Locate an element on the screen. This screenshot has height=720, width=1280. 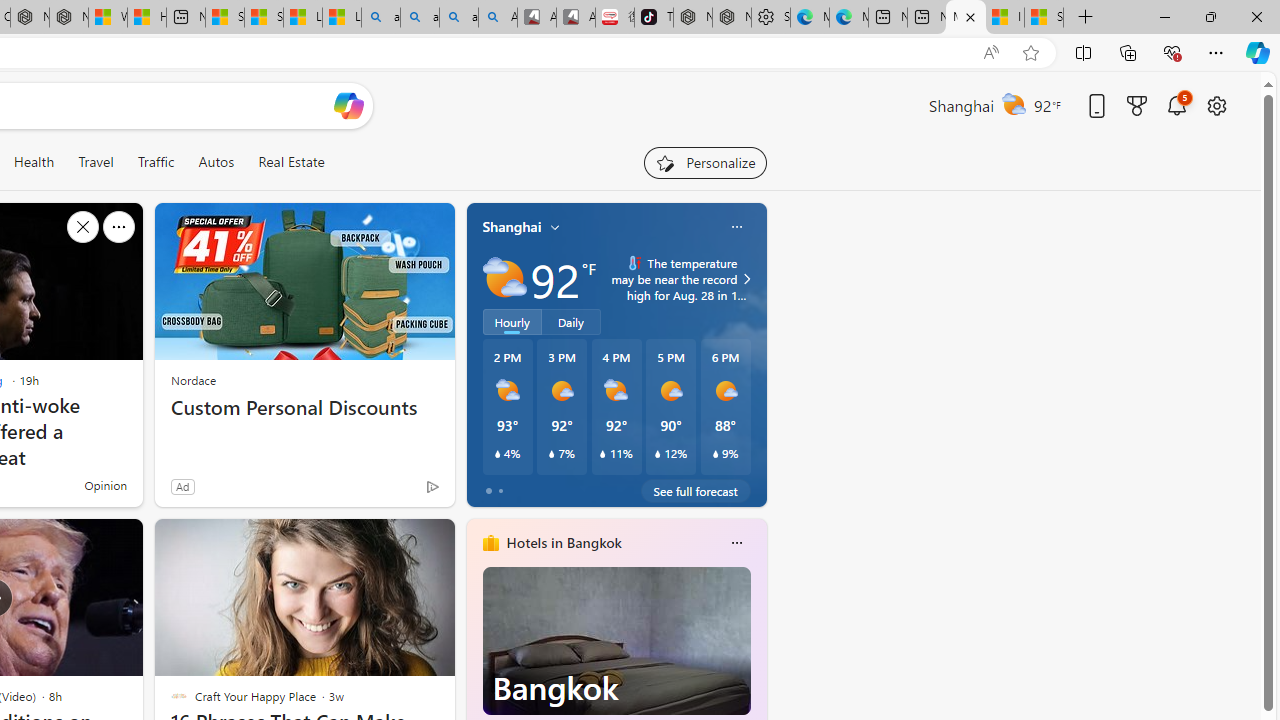
'Class: weather-arrow-glyph' is located at coordinates (745, 279).